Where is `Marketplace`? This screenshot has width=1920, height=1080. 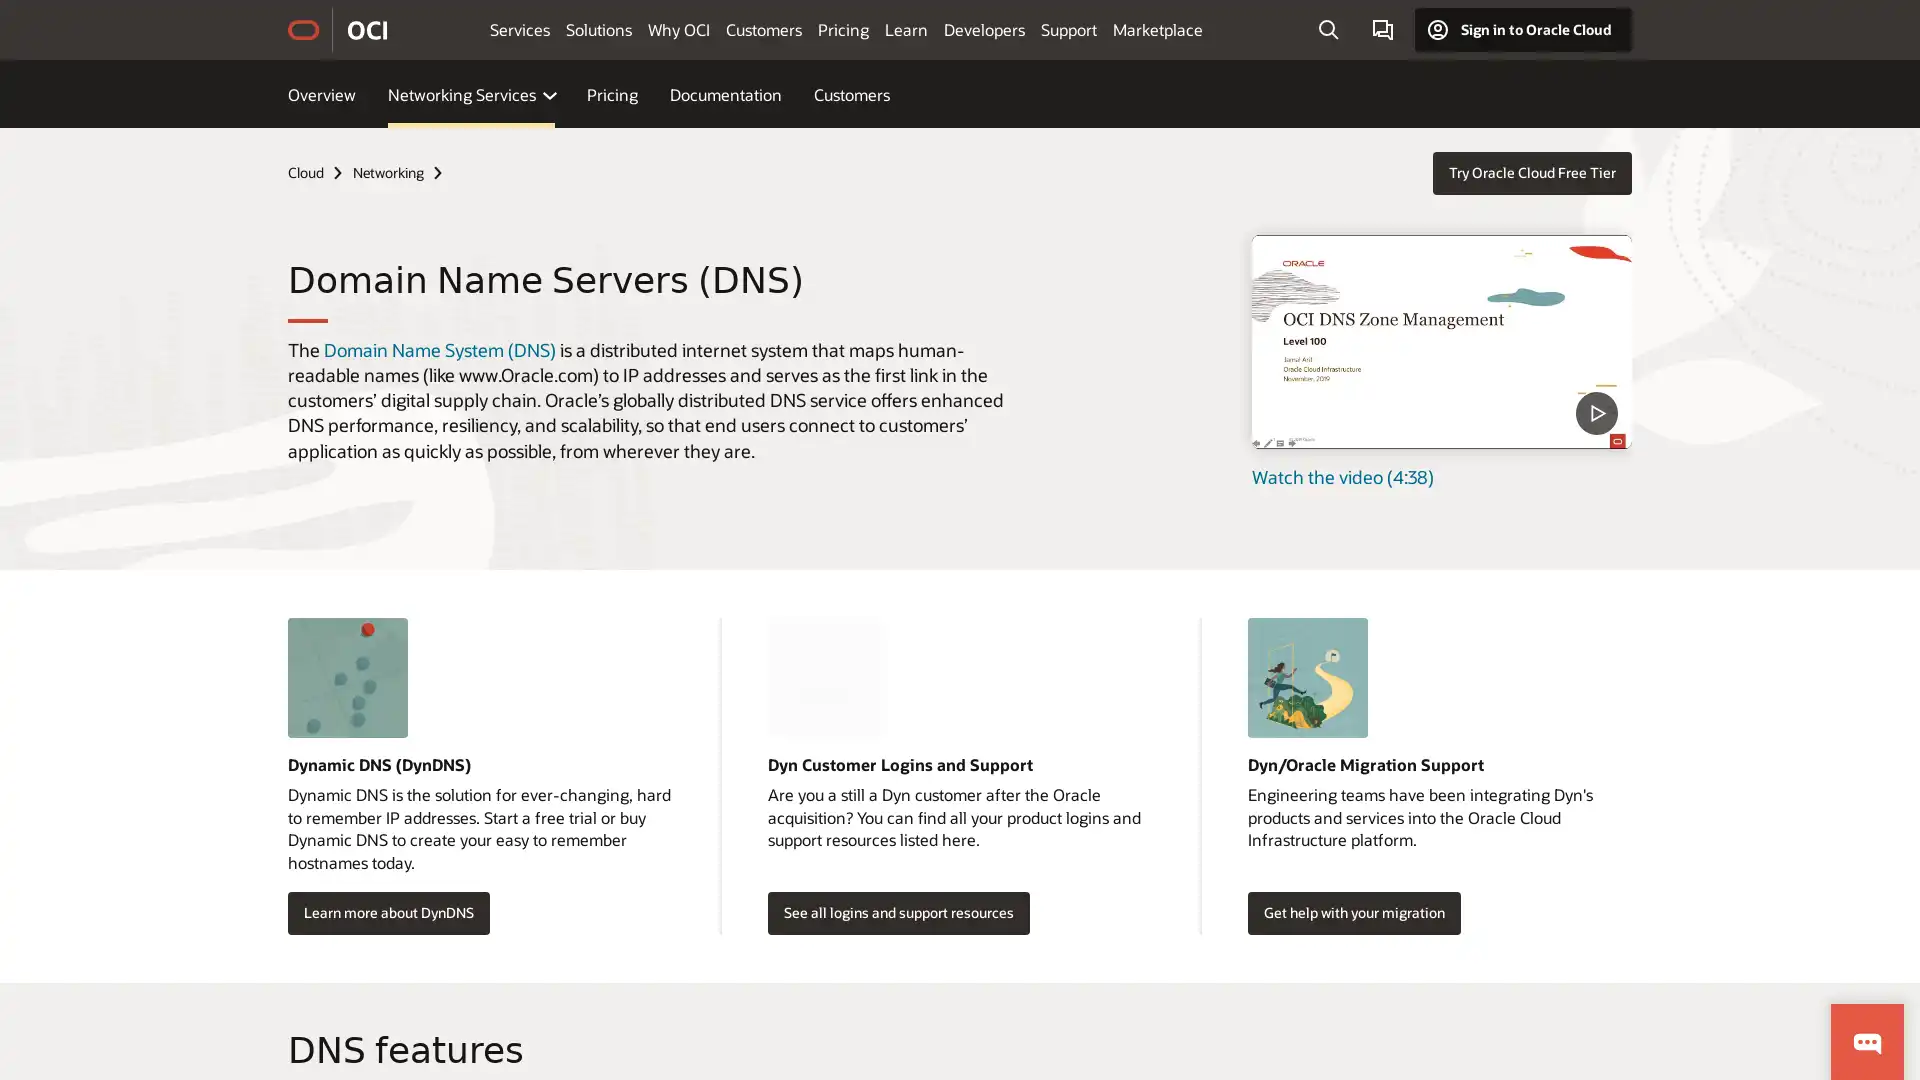
Marketplace is located at coordinates (1157, 29).